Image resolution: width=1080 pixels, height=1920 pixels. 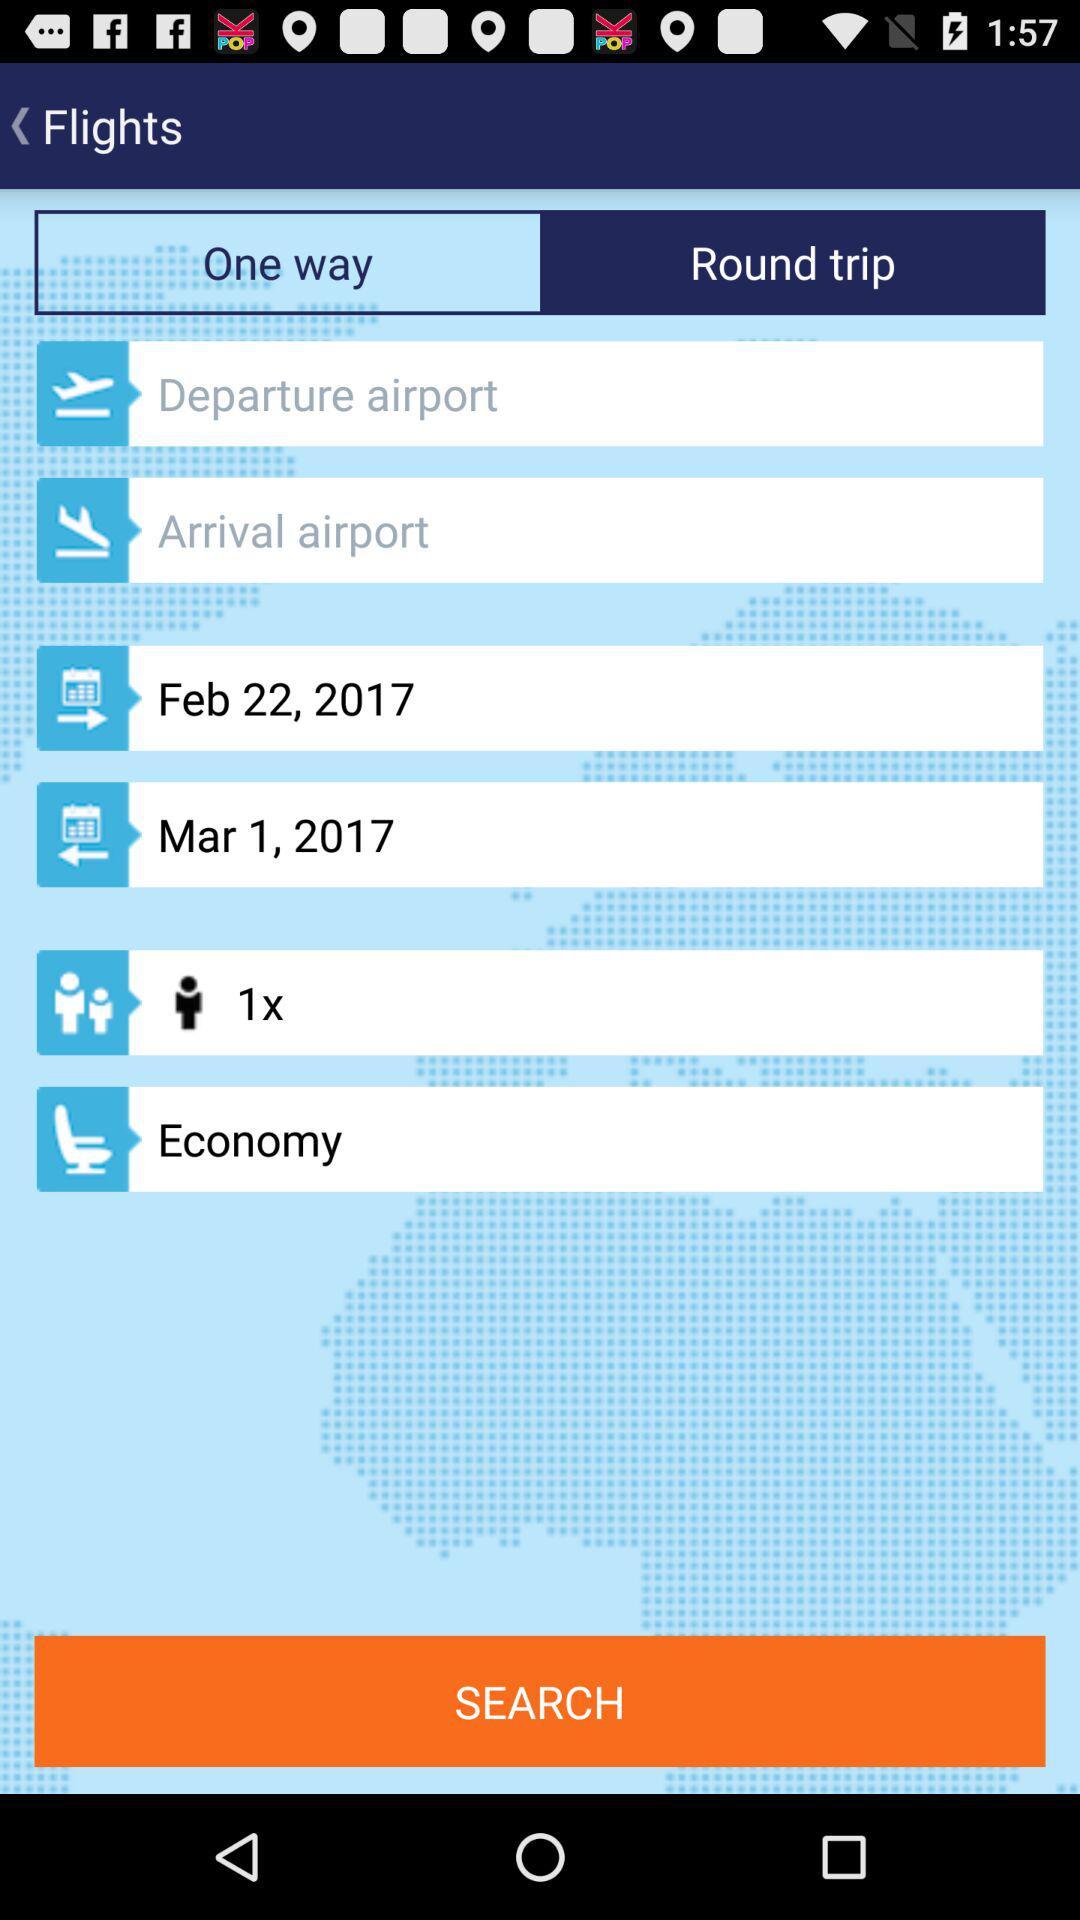 I want to click on the arrival airport, so click(x=540, y=530).